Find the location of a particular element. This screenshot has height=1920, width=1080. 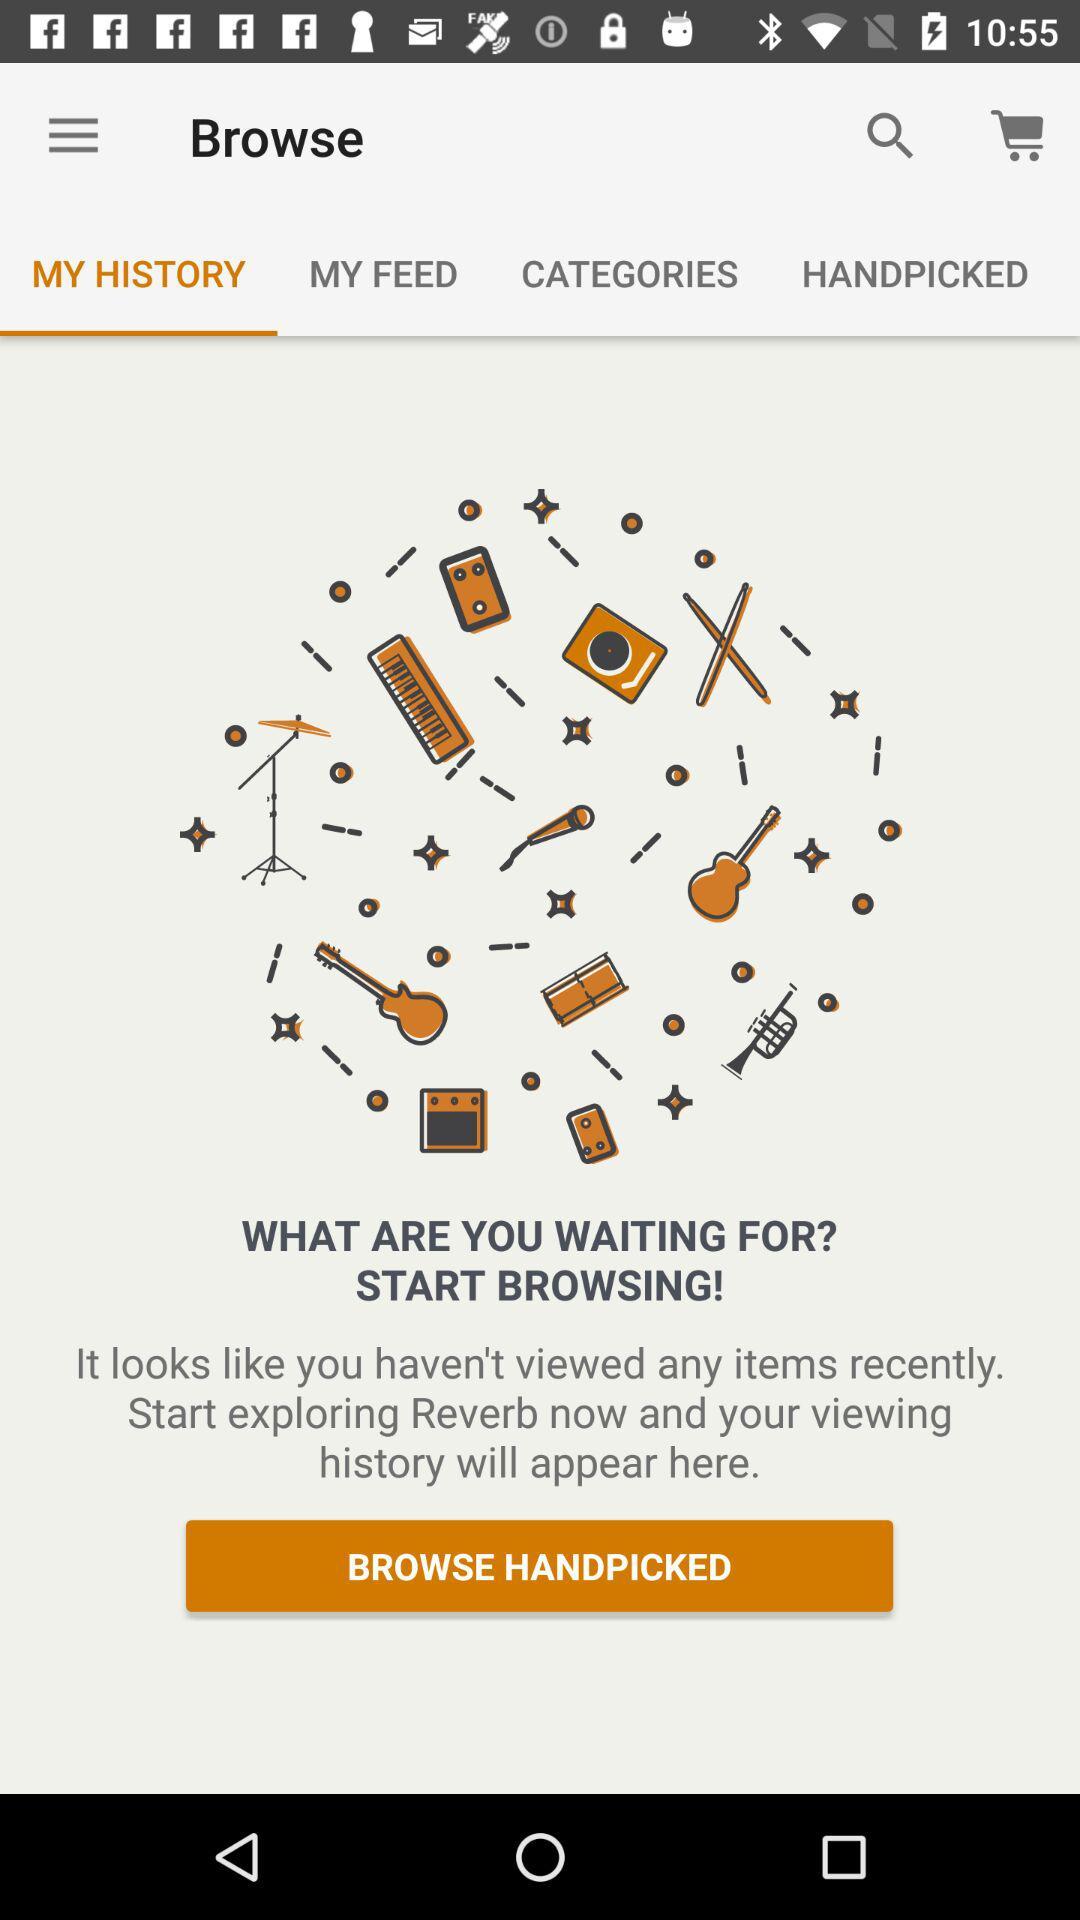

the item next to the browse icon is located at coordinates (890, 135).